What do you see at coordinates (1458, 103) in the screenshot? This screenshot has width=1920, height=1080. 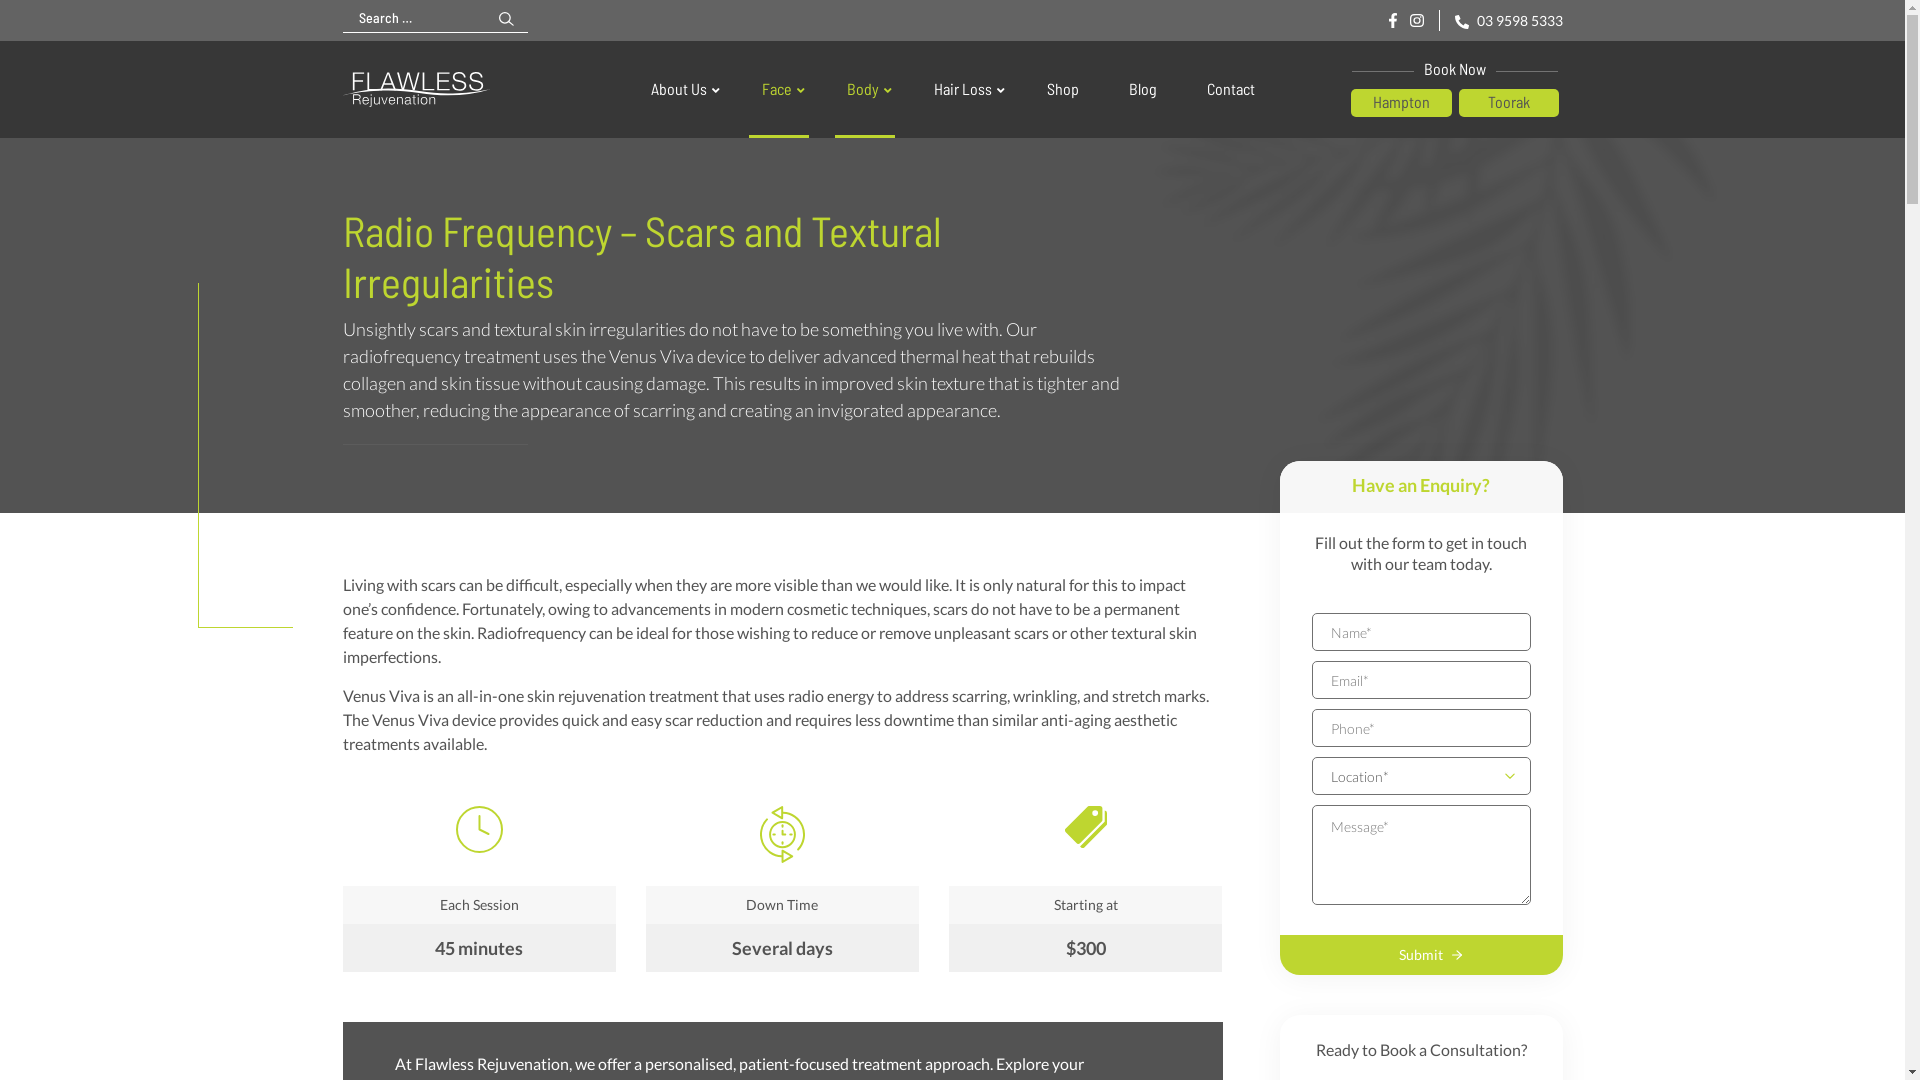 I see `'Toorak'` at bounding box center [1458, 103].